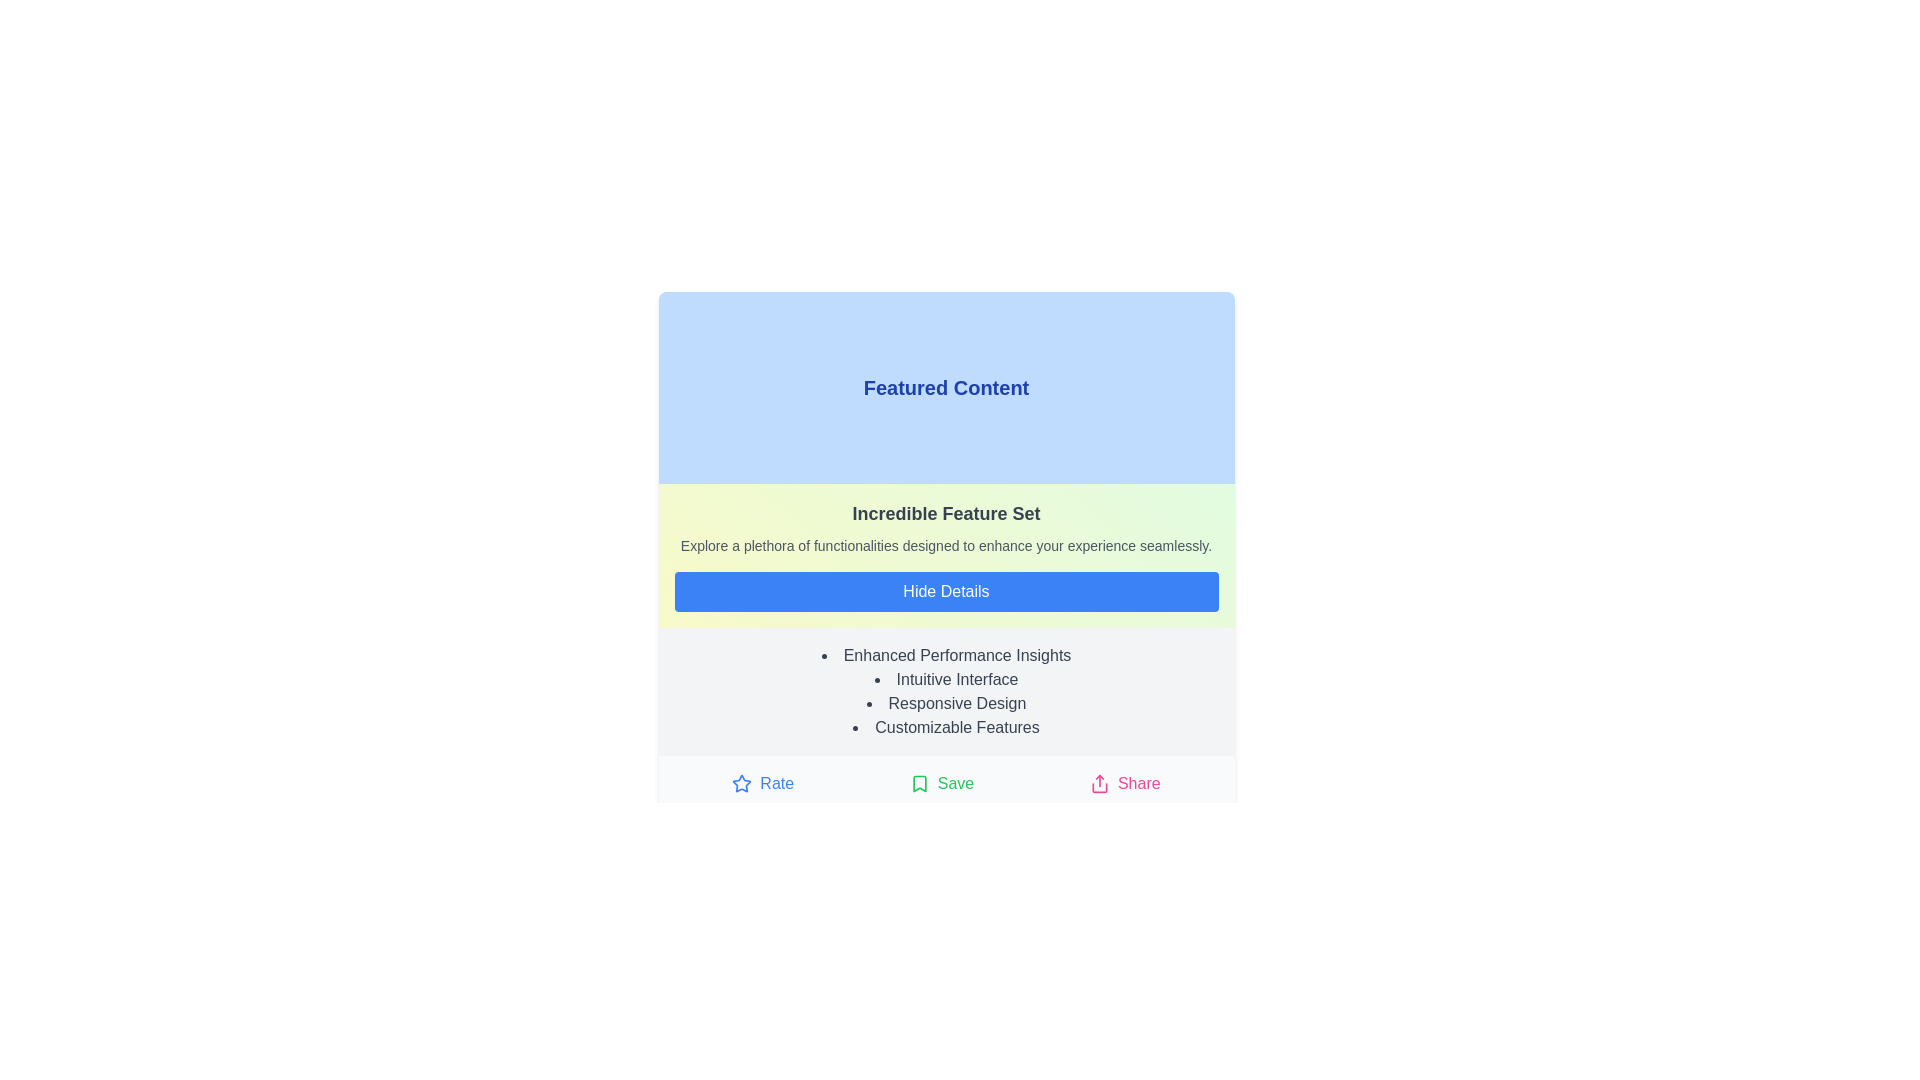 Image resolution: width=1920 pixels, height=1080 pixels. I want to click on the green 'Save' button with a bookmark icon to observe the hover effect, so click(940, 782).